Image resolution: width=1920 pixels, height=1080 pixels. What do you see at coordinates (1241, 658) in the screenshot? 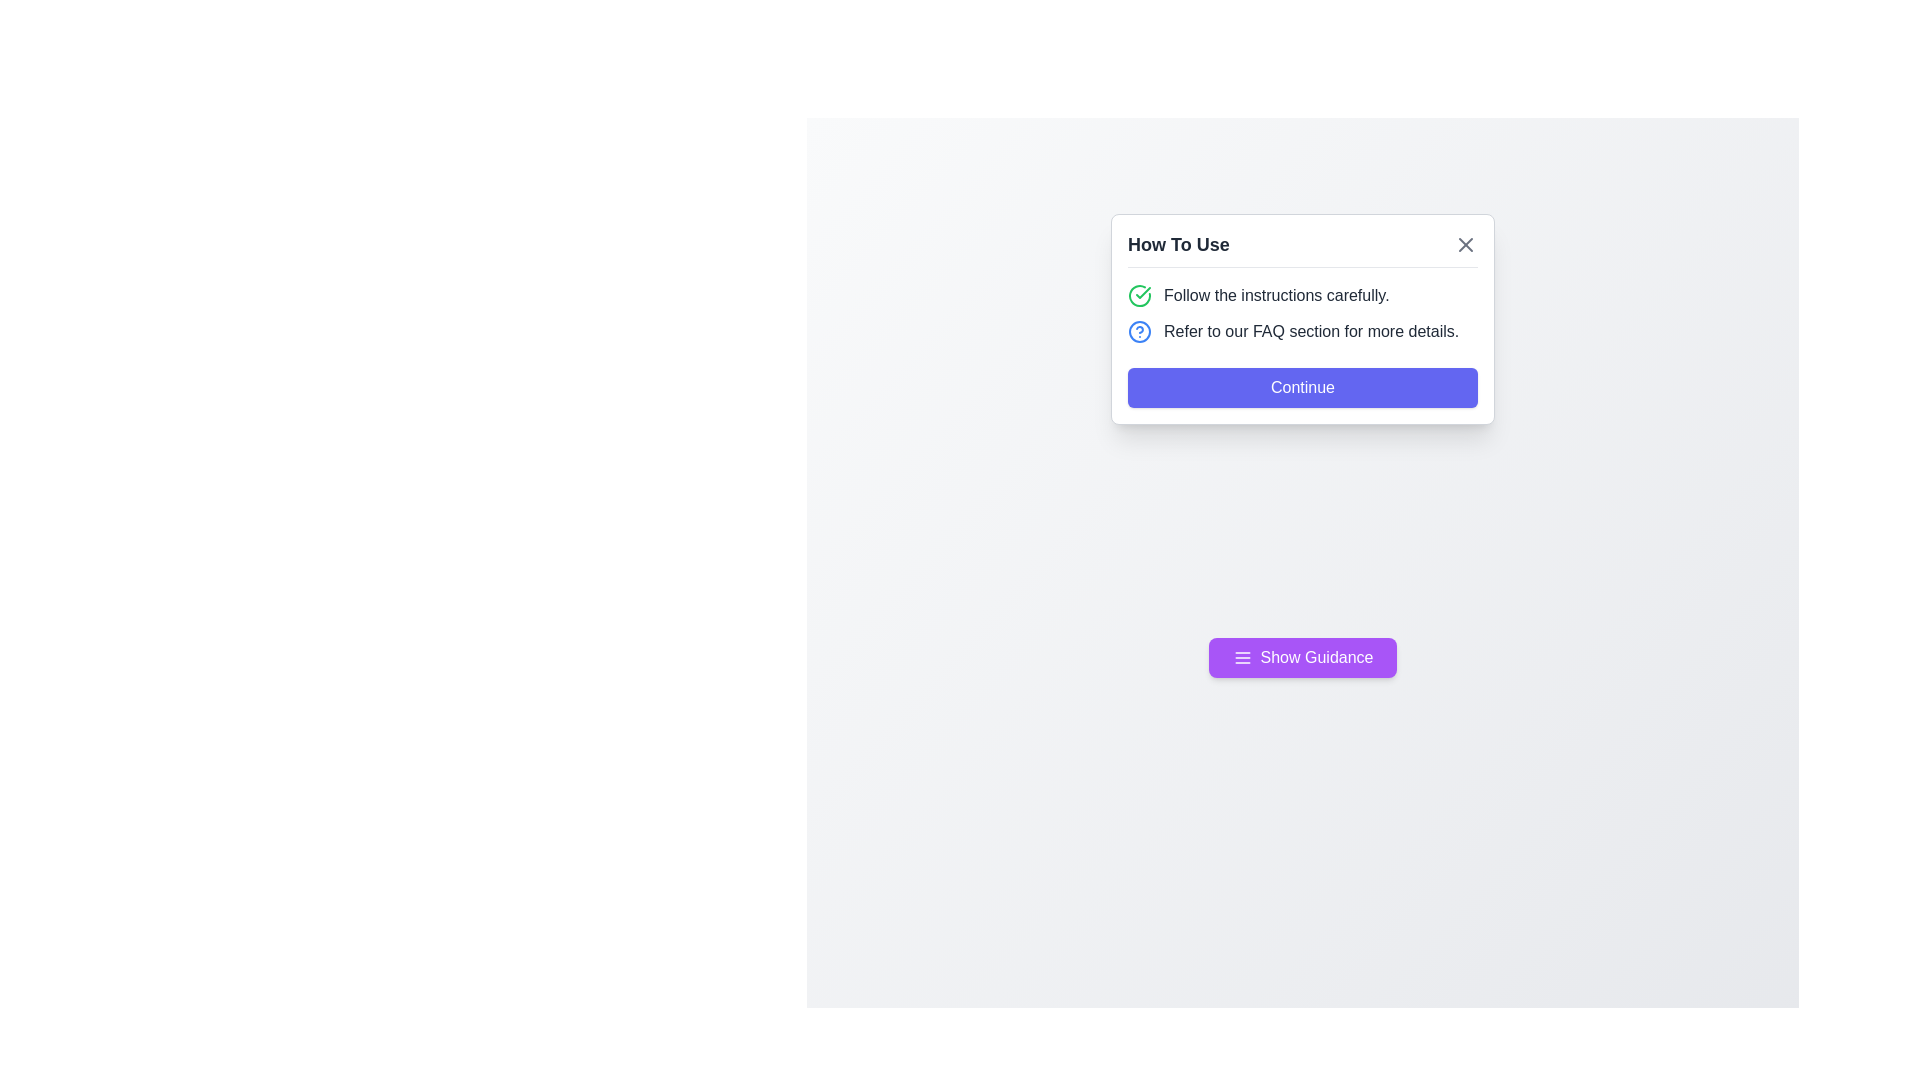
I see `the icon within the 'Show Guidance' button, which is located towards the left side of the button's text` at bounding box center [1241, 658].